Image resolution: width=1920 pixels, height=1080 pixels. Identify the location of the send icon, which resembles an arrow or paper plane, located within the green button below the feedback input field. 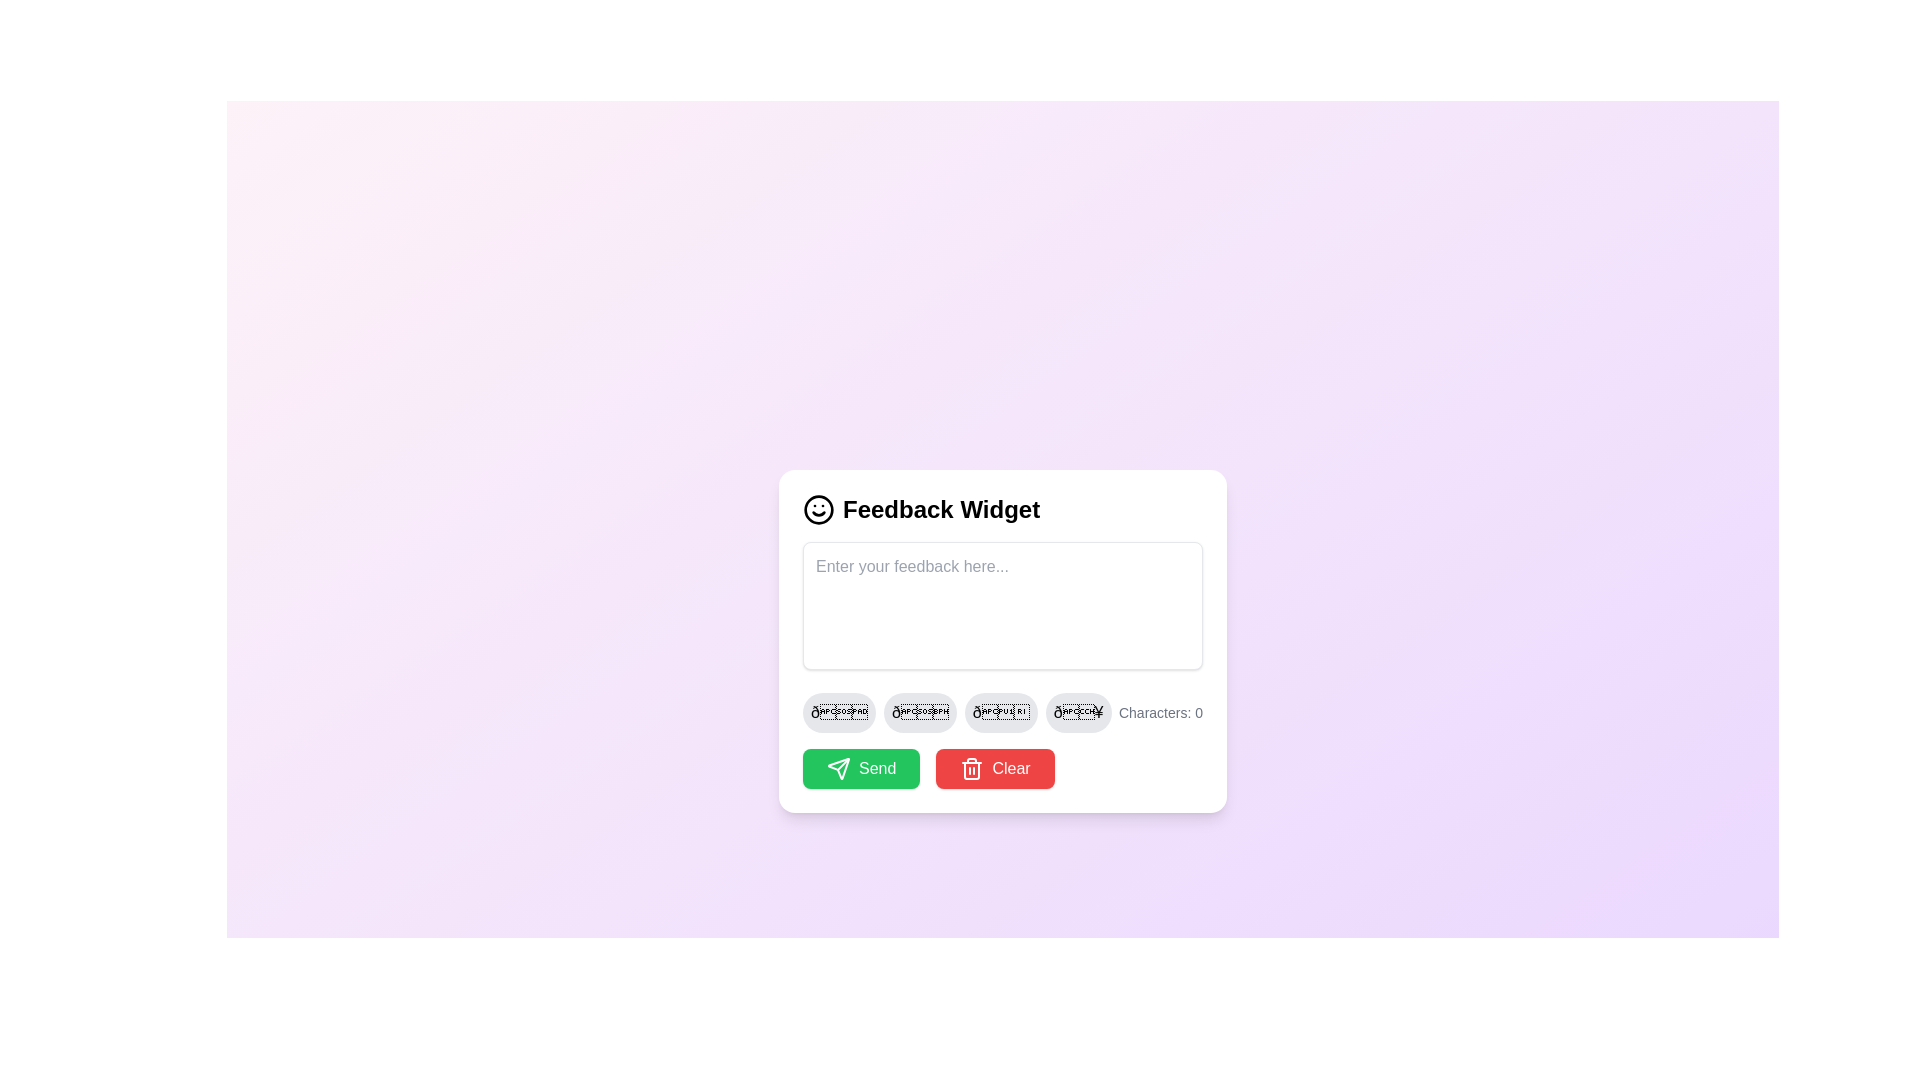
(839, 767).